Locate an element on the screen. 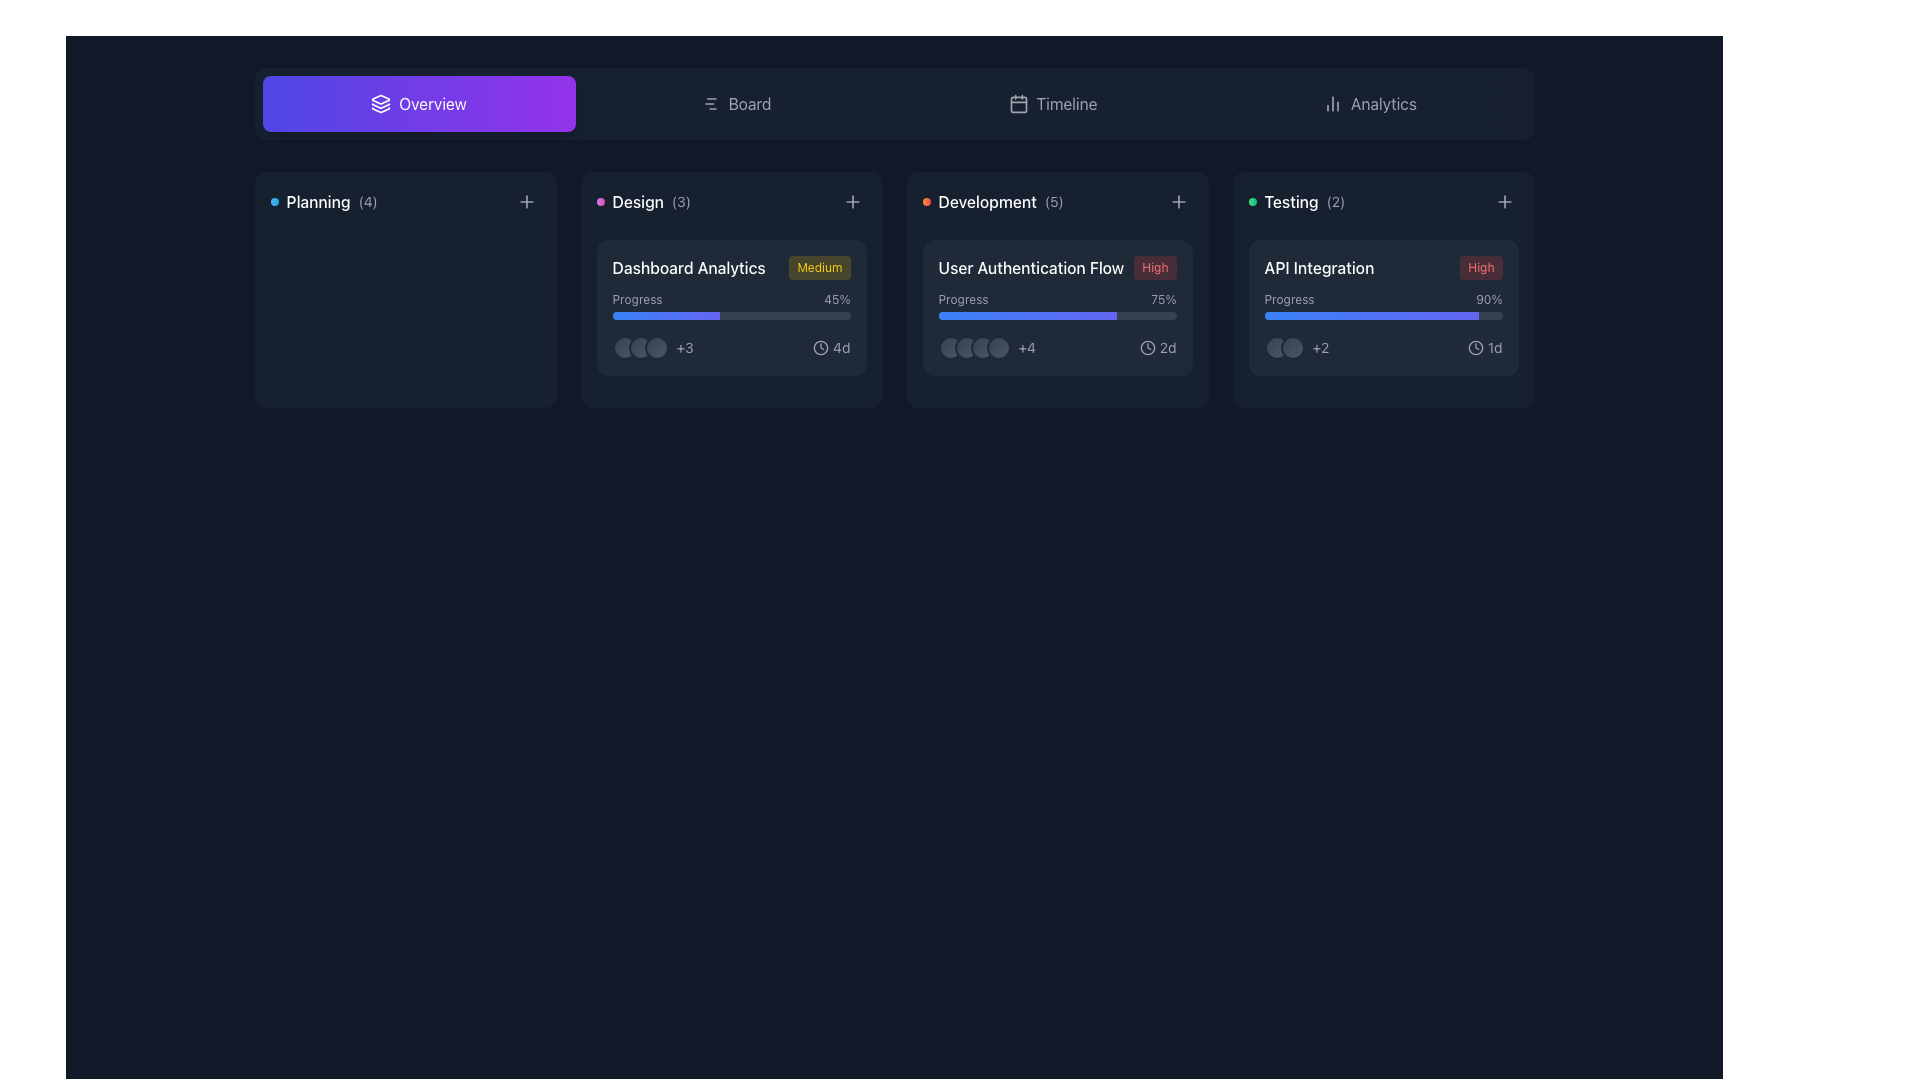  the static text label displaying the count associated with the 'Planning' category, located directly to the right of the text 'Planning' is located at coordinates (368, 201).